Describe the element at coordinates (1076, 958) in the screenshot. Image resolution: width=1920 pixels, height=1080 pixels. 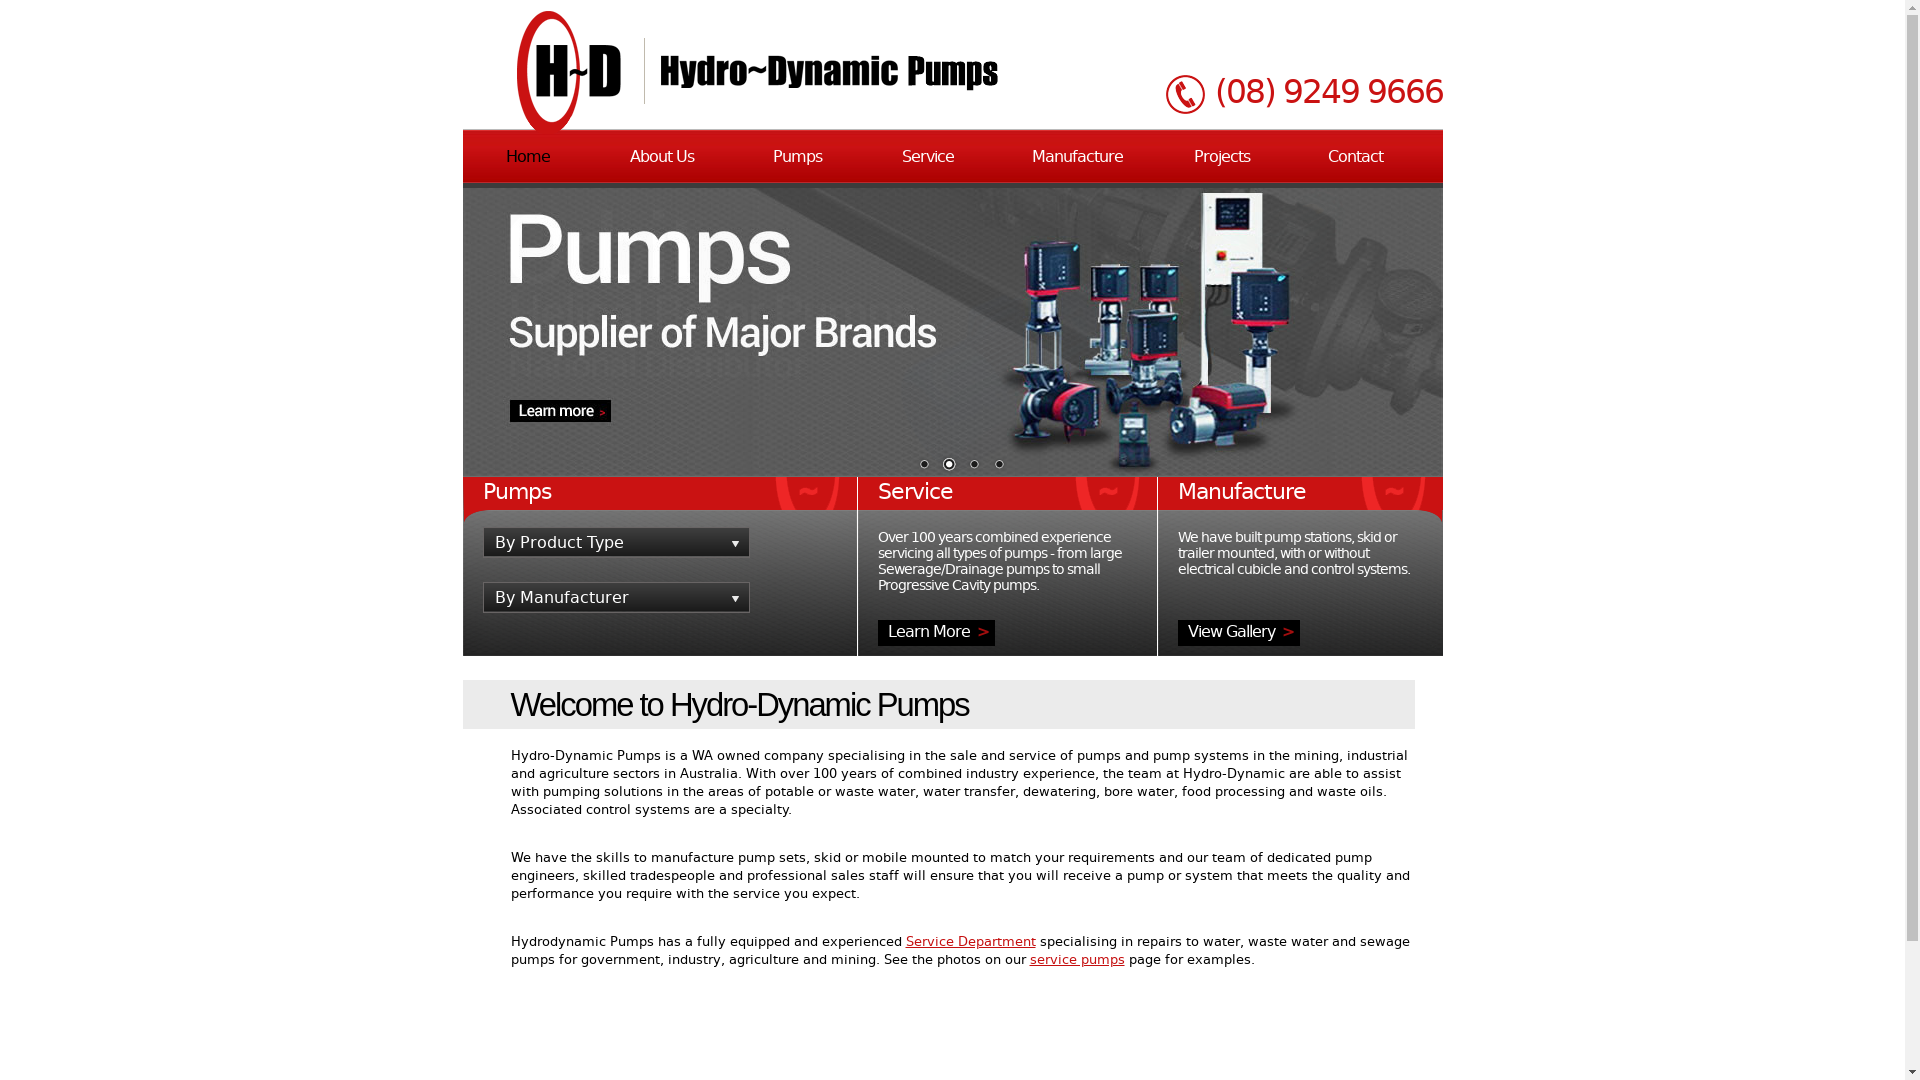
I see `'service pumps'` at that location.